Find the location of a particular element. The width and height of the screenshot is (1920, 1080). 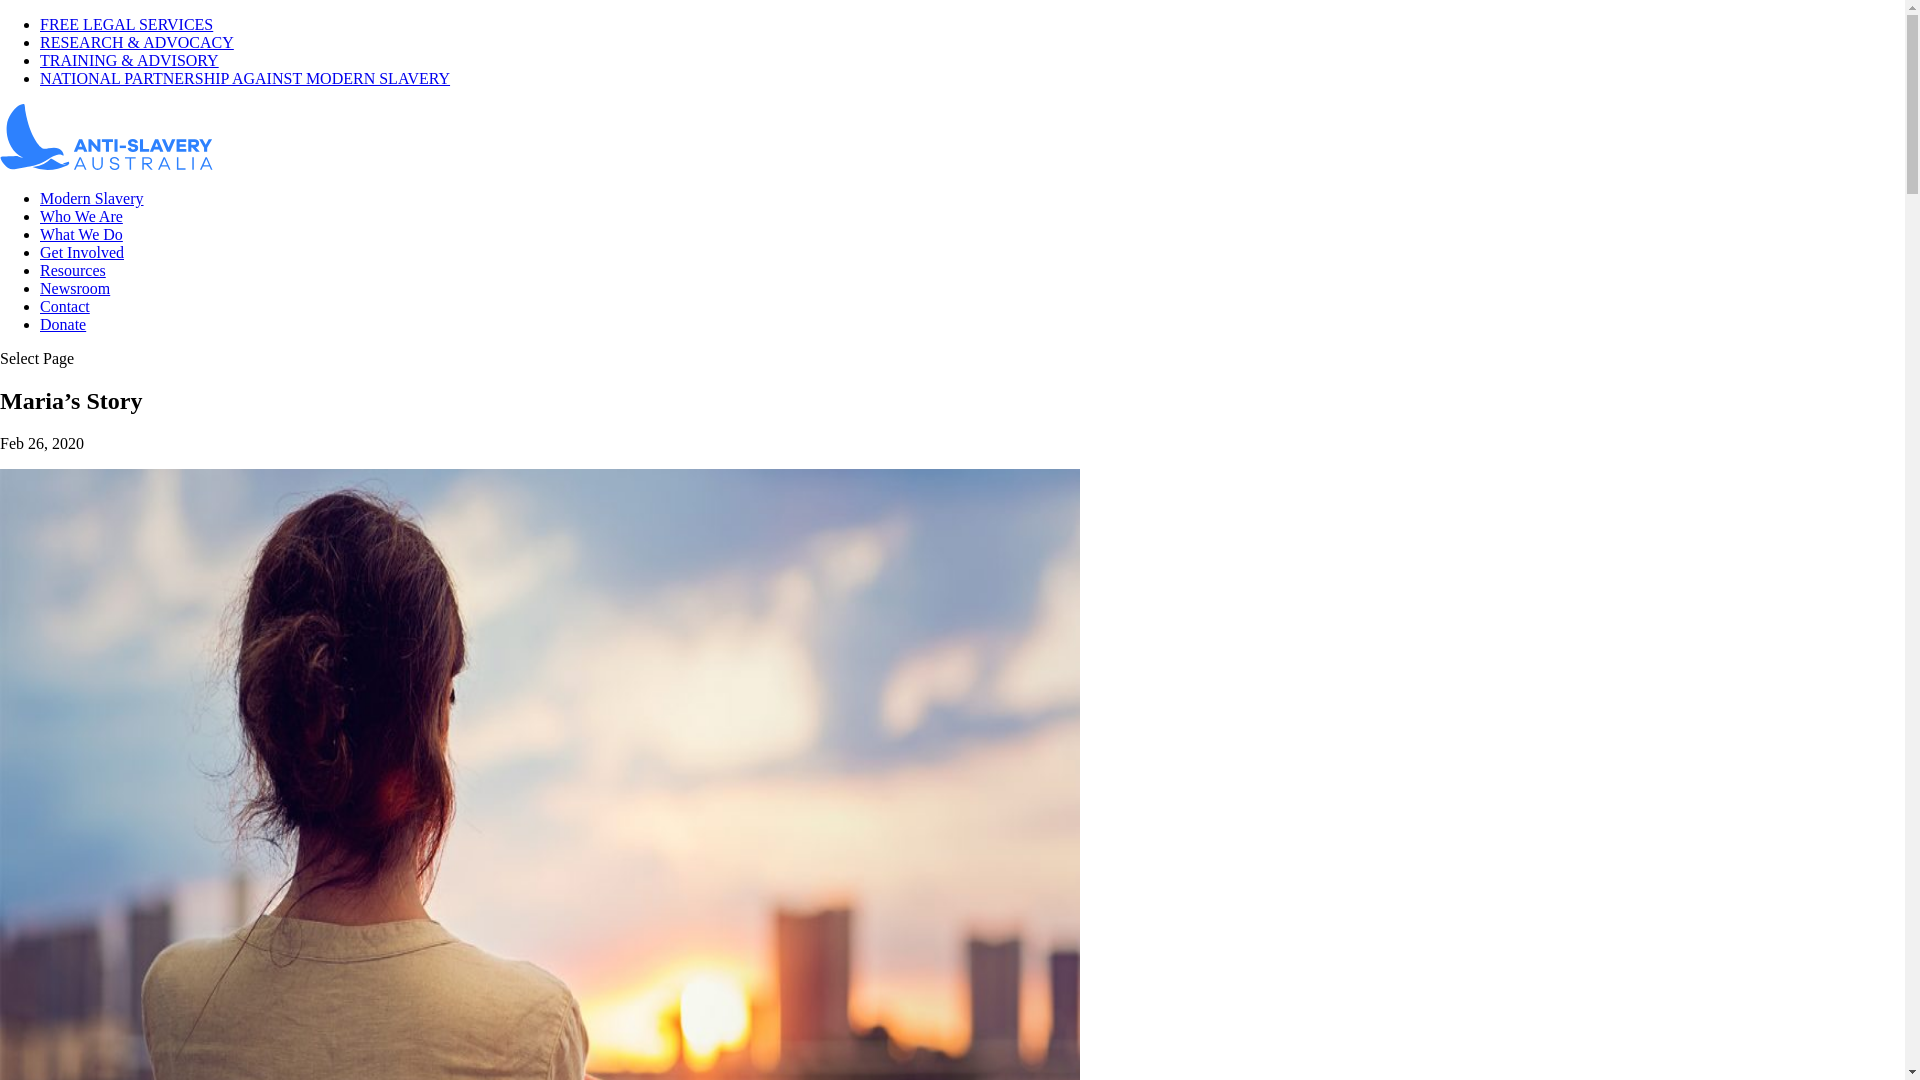

'Contact' is located at coordinates (65, 306).